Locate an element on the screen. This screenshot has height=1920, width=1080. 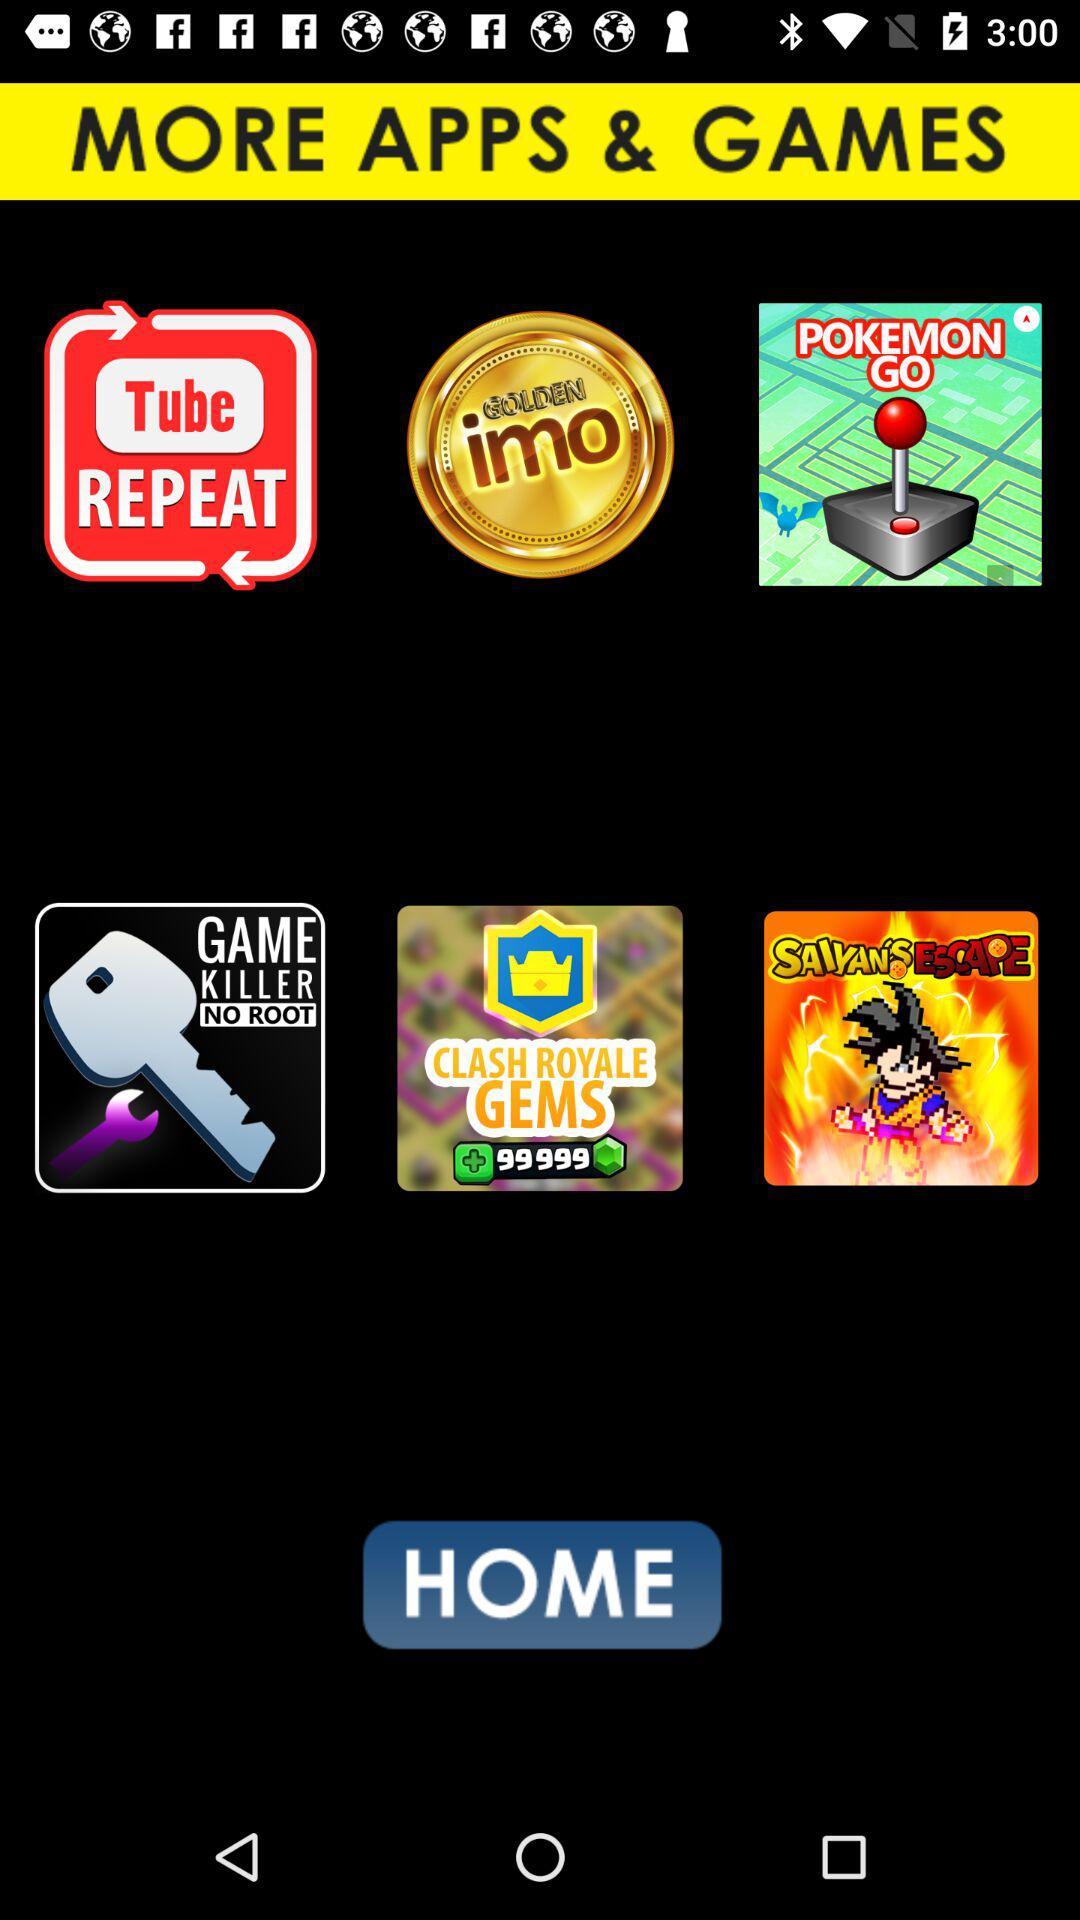
download tuberepeat app is located at coordinates (180, 444).